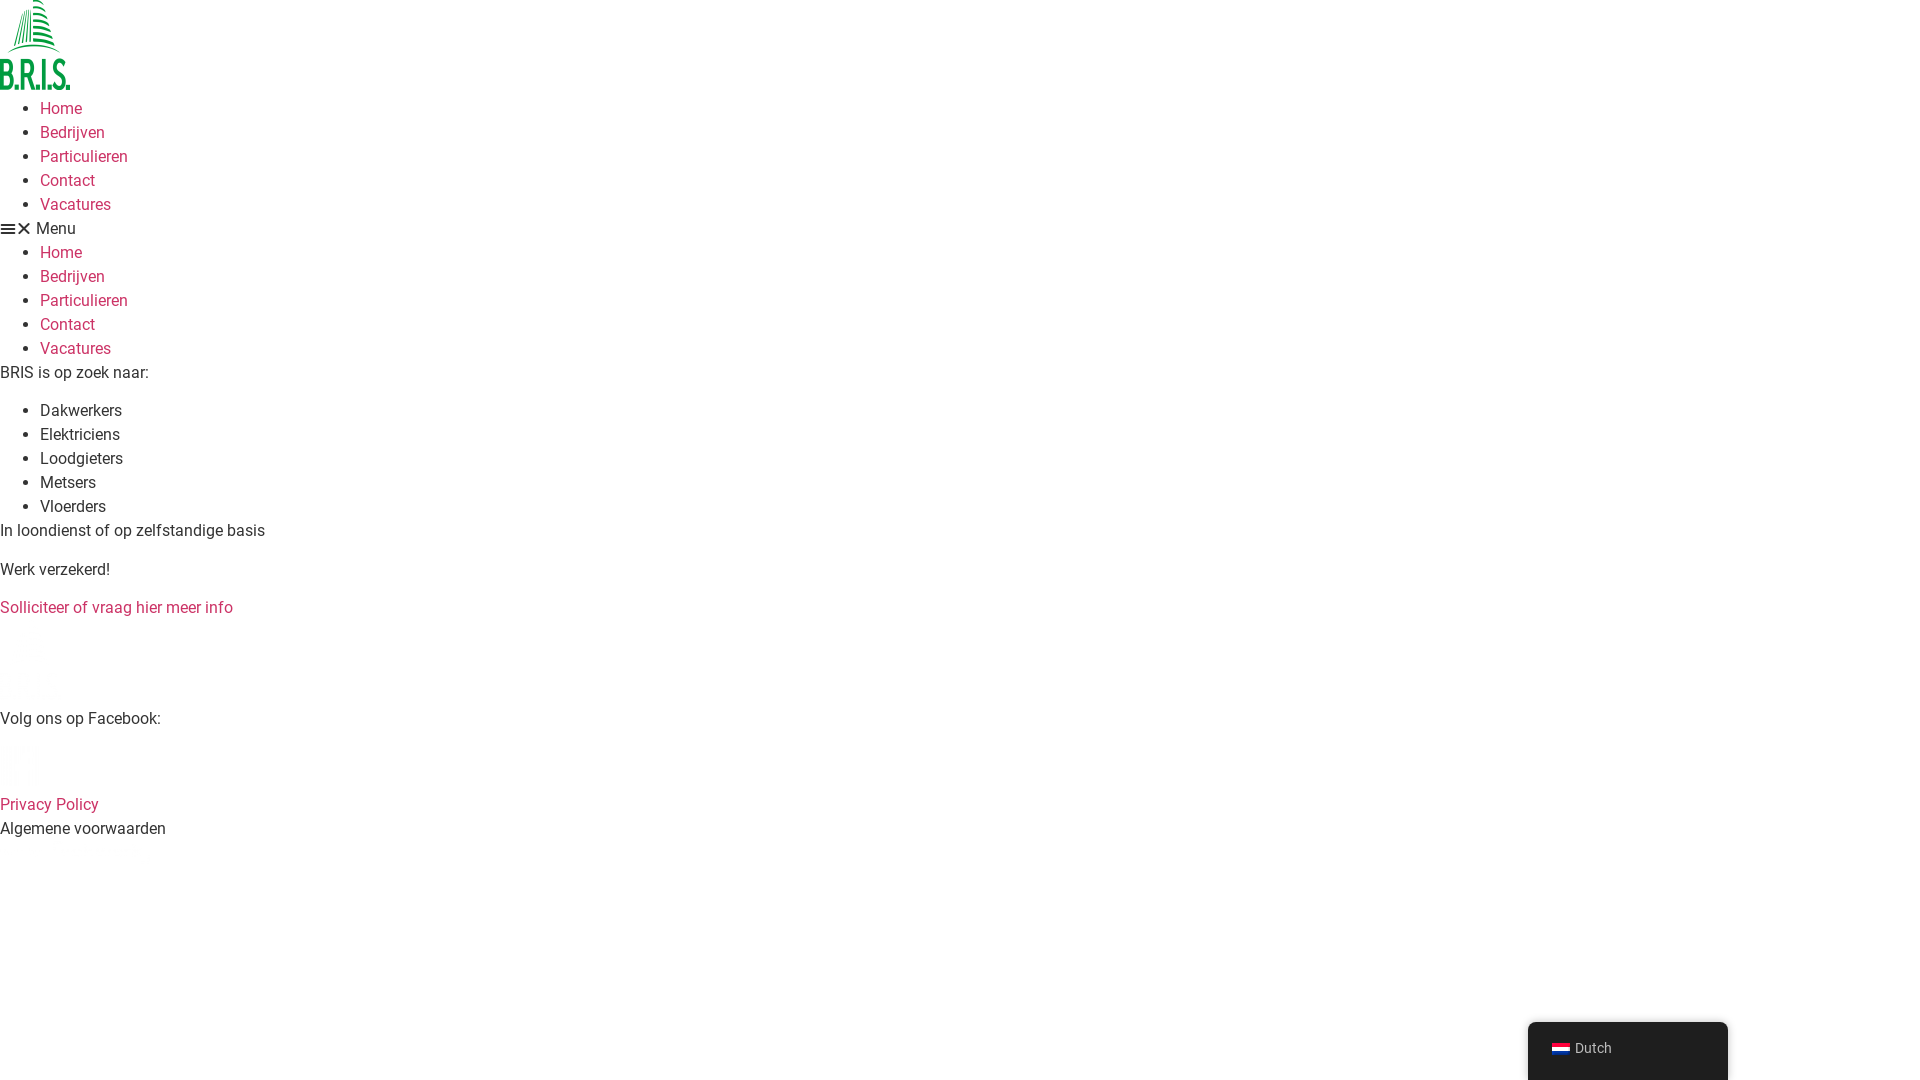 This screenshot has height=1080, width=1920. Describe the element at coordinates (82, 300) in the screenshot. I see `'Particulieren'` at that location.